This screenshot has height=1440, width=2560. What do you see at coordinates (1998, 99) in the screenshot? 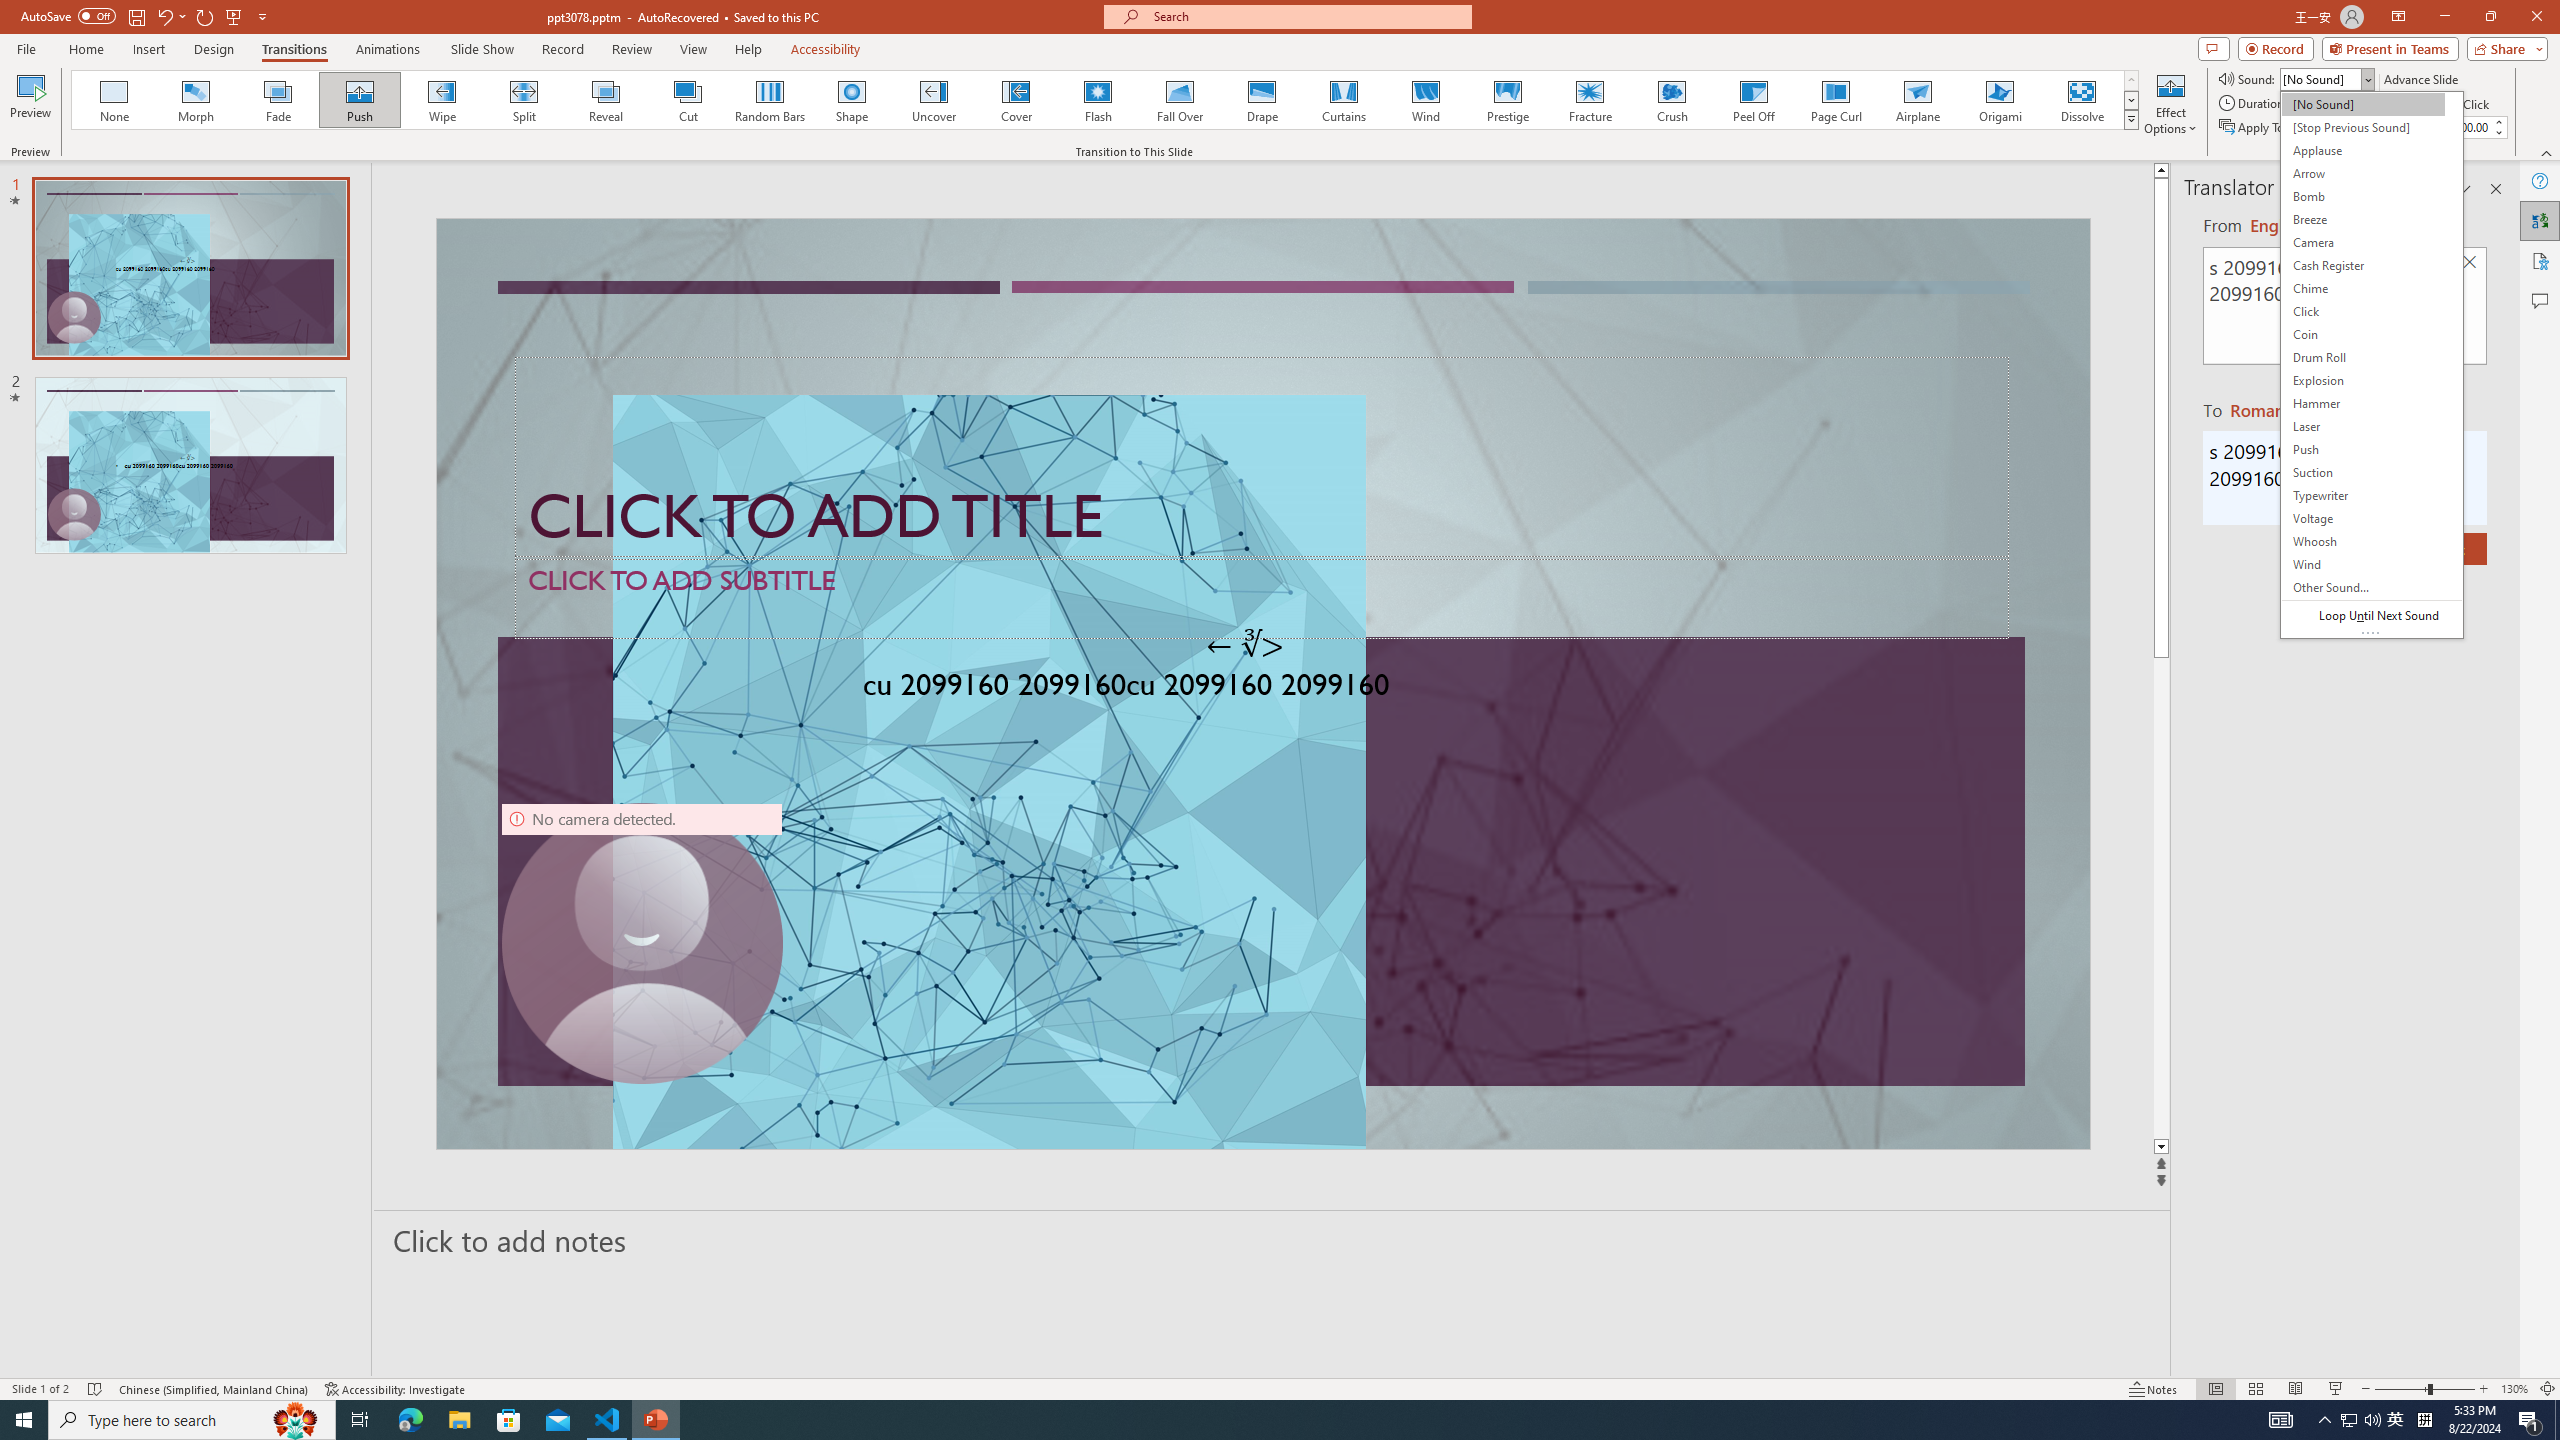
I see `'Origami'` at bounding box center [1998, 99].